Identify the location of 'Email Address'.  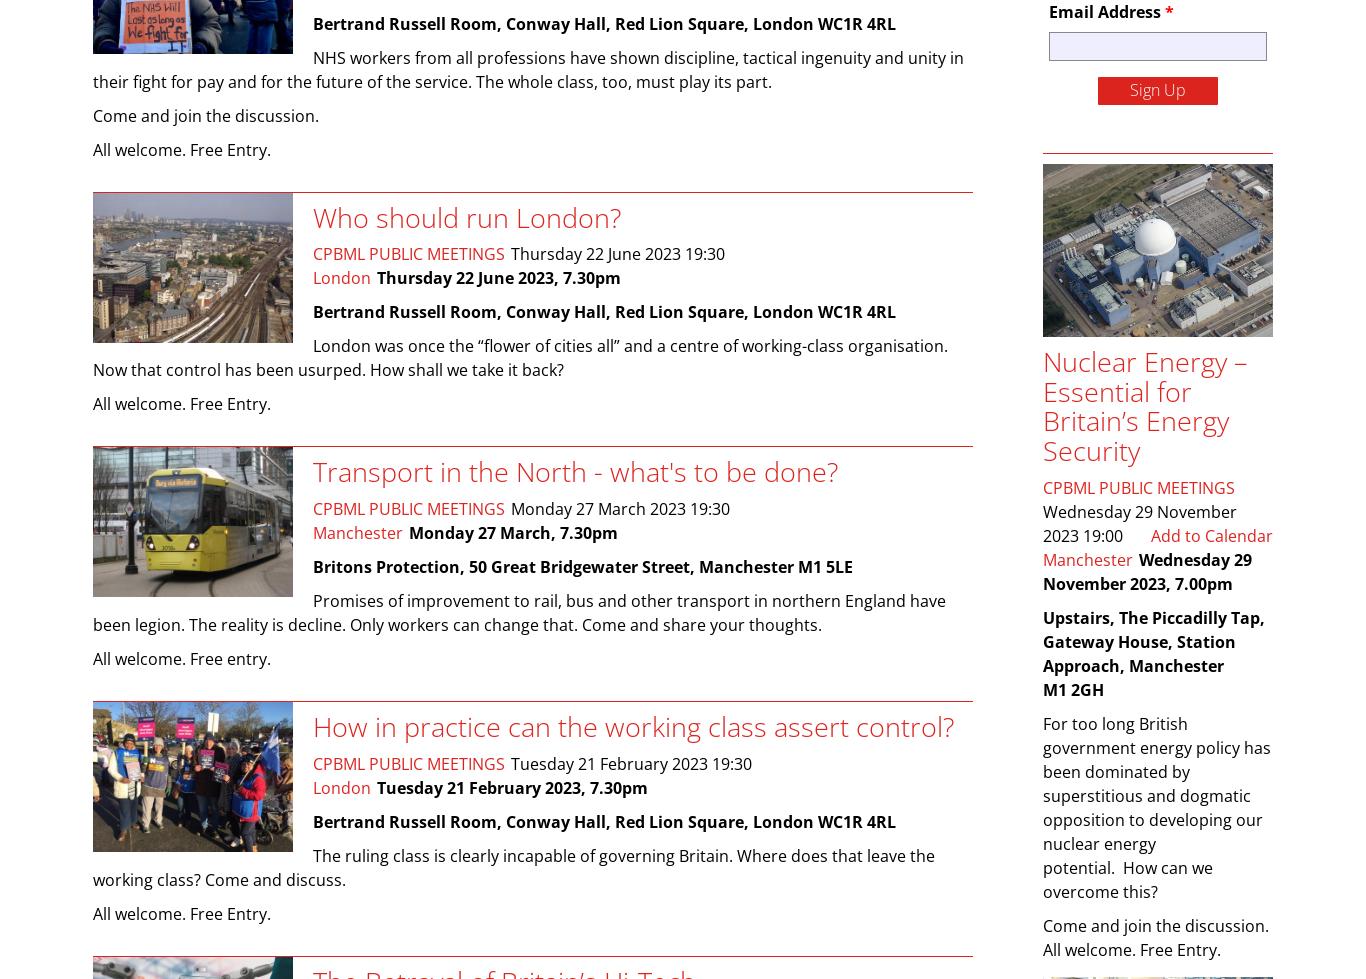
(1105, 10).